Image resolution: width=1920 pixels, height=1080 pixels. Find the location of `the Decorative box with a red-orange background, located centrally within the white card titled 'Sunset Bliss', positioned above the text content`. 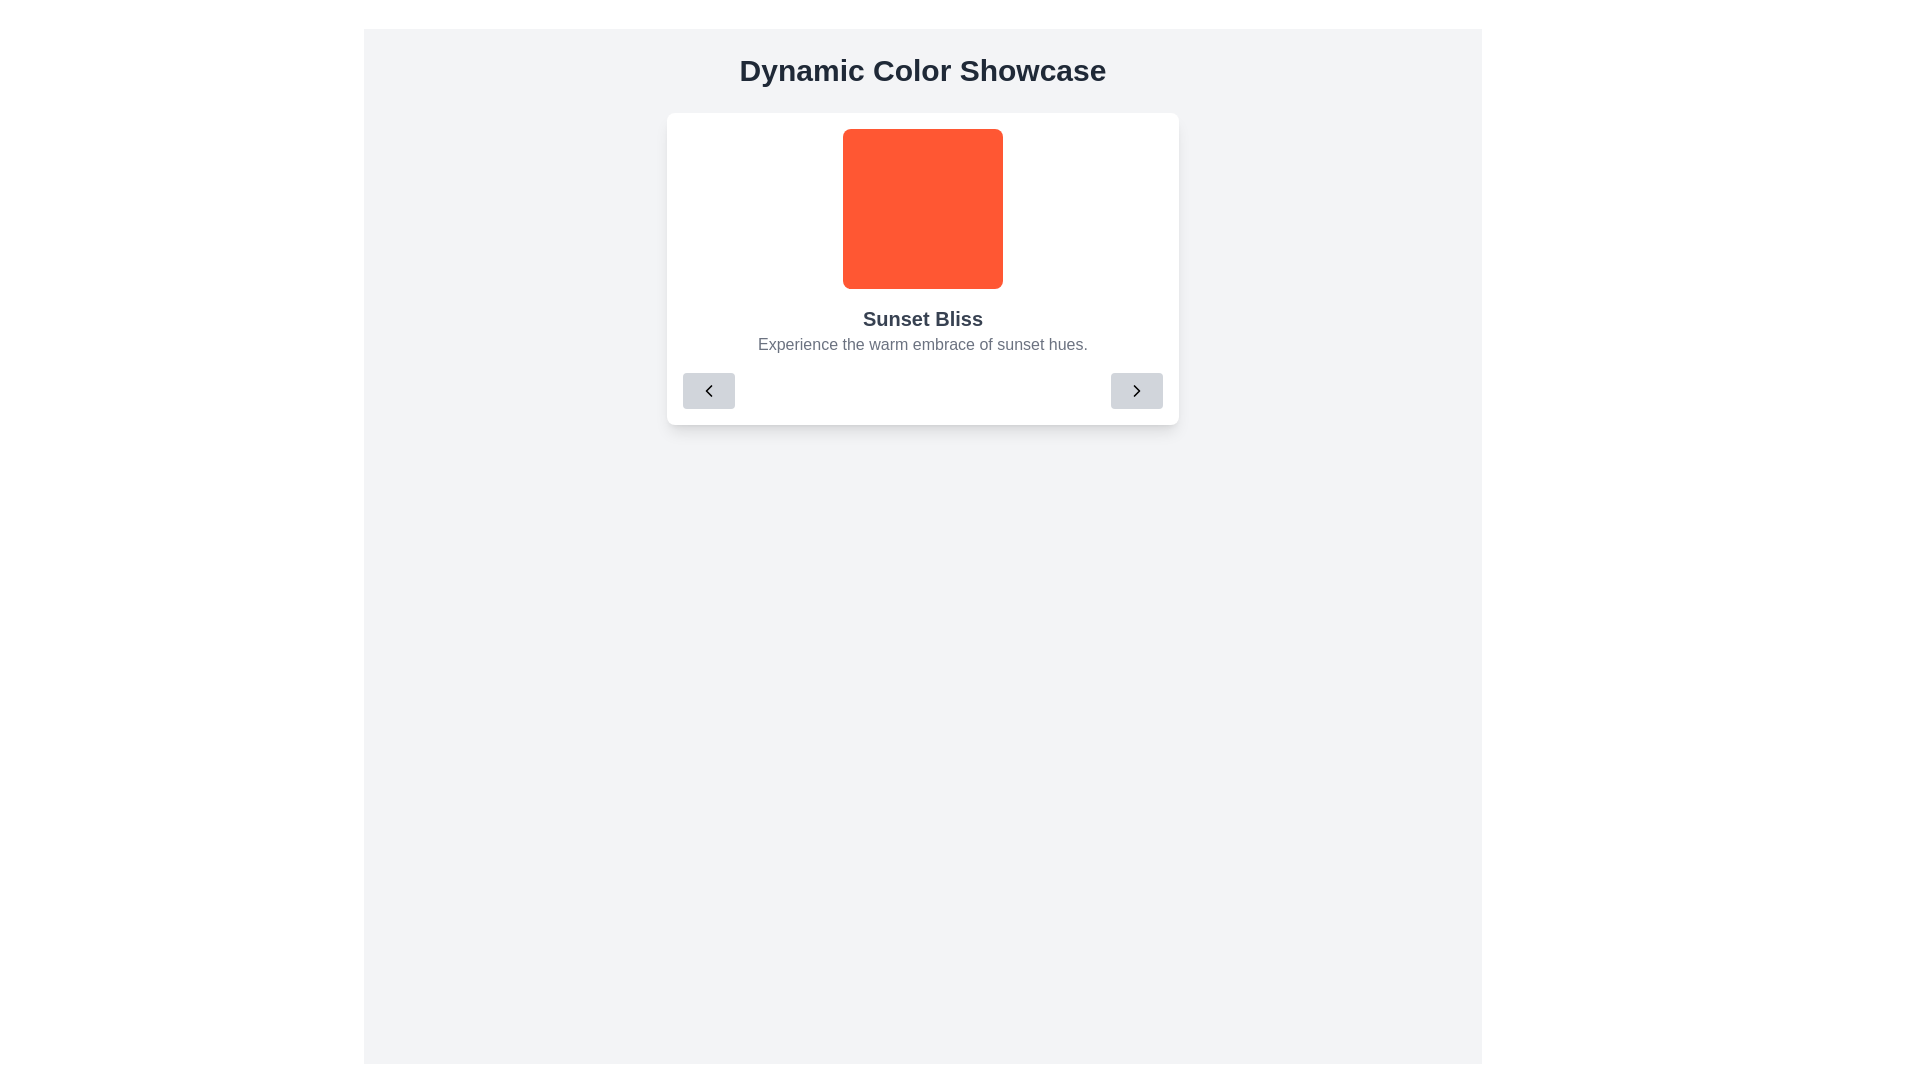

the Decorative box with a red-orange background, located centrally within the white card titled 'Sunset Bliss', positioned above the text content is located at coordinates (921, 208).